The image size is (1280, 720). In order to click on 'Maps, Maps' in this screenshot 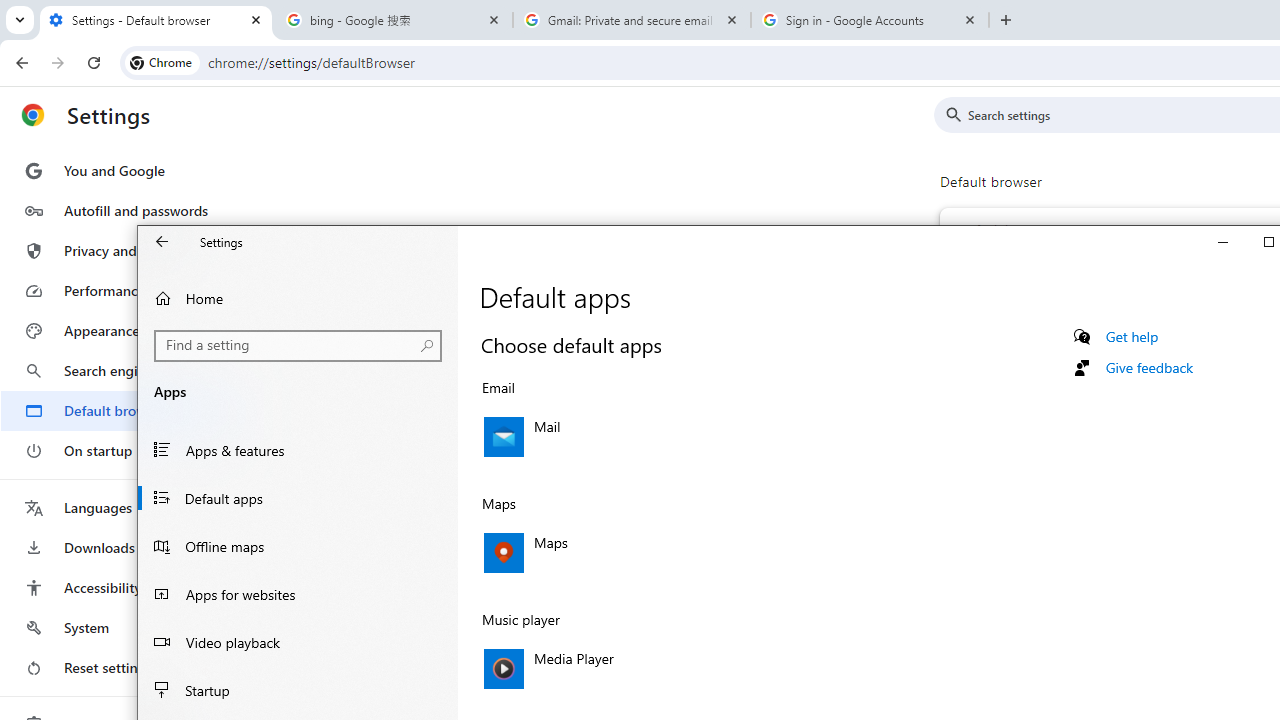, I will do `click(691, 552)`.